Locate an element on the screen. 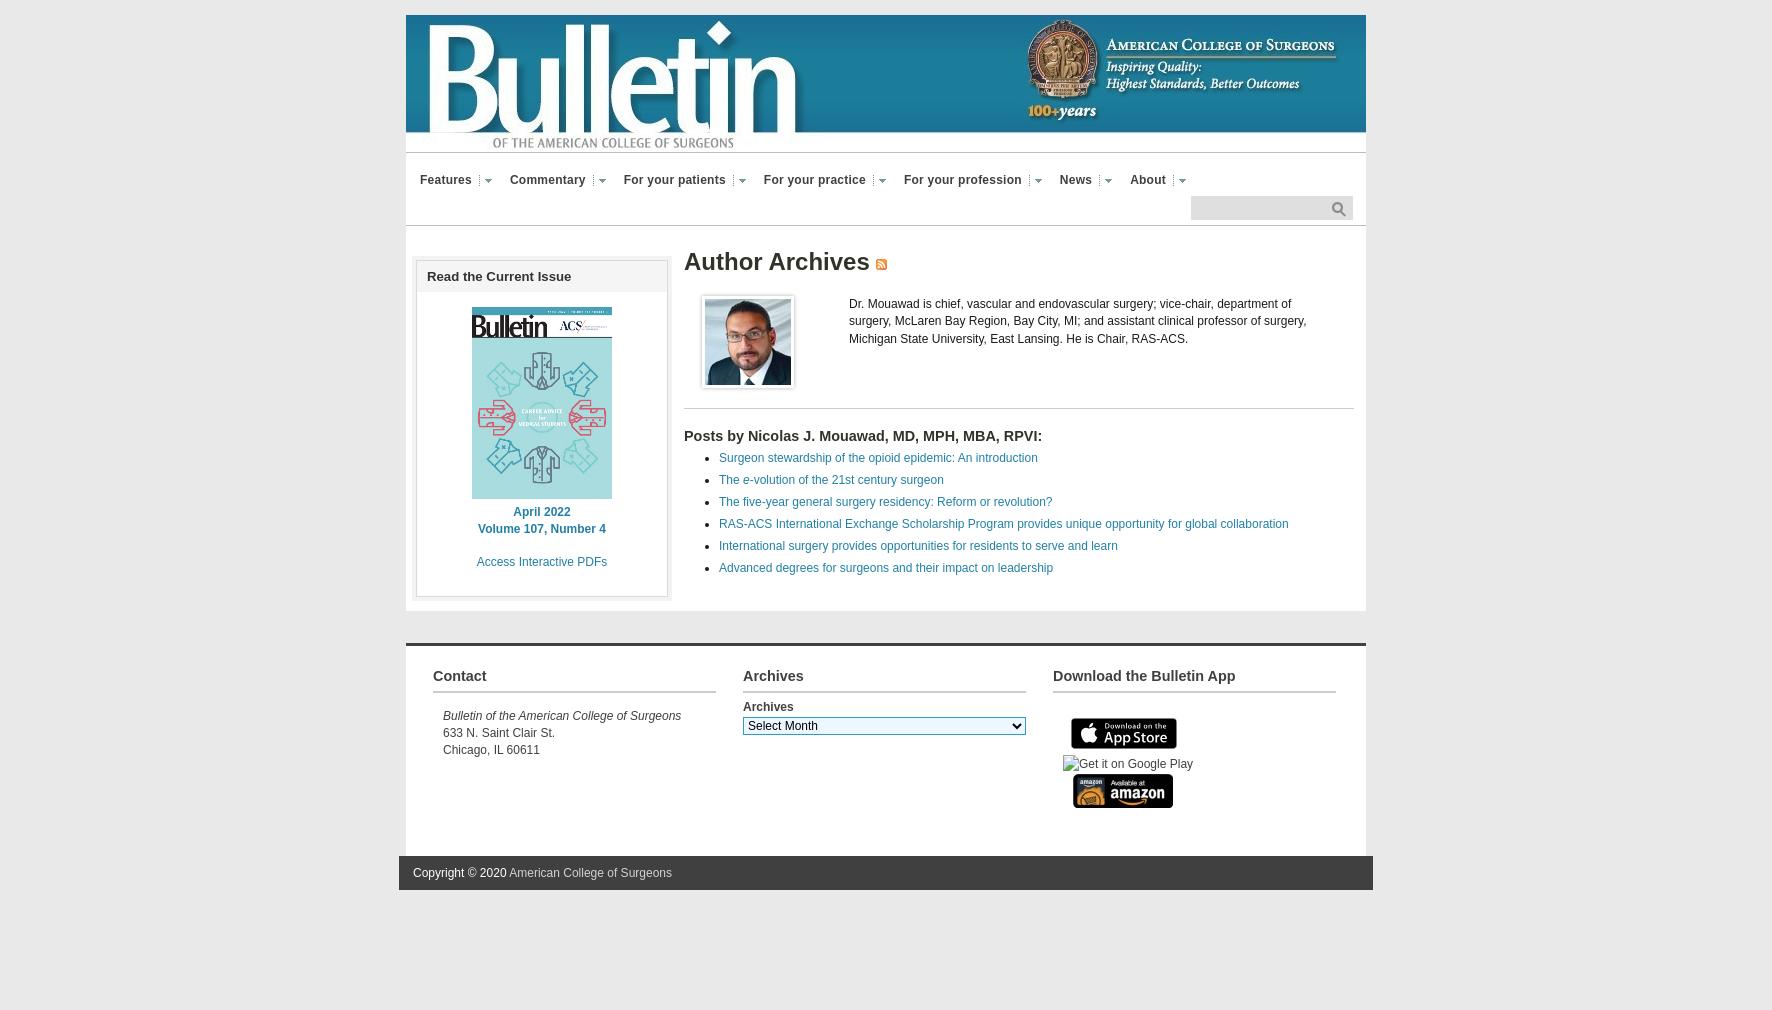 Image resolution: width=1772 pixels, height=1010 pixels. 'Author Archives' is located at coordinates (682, 261).